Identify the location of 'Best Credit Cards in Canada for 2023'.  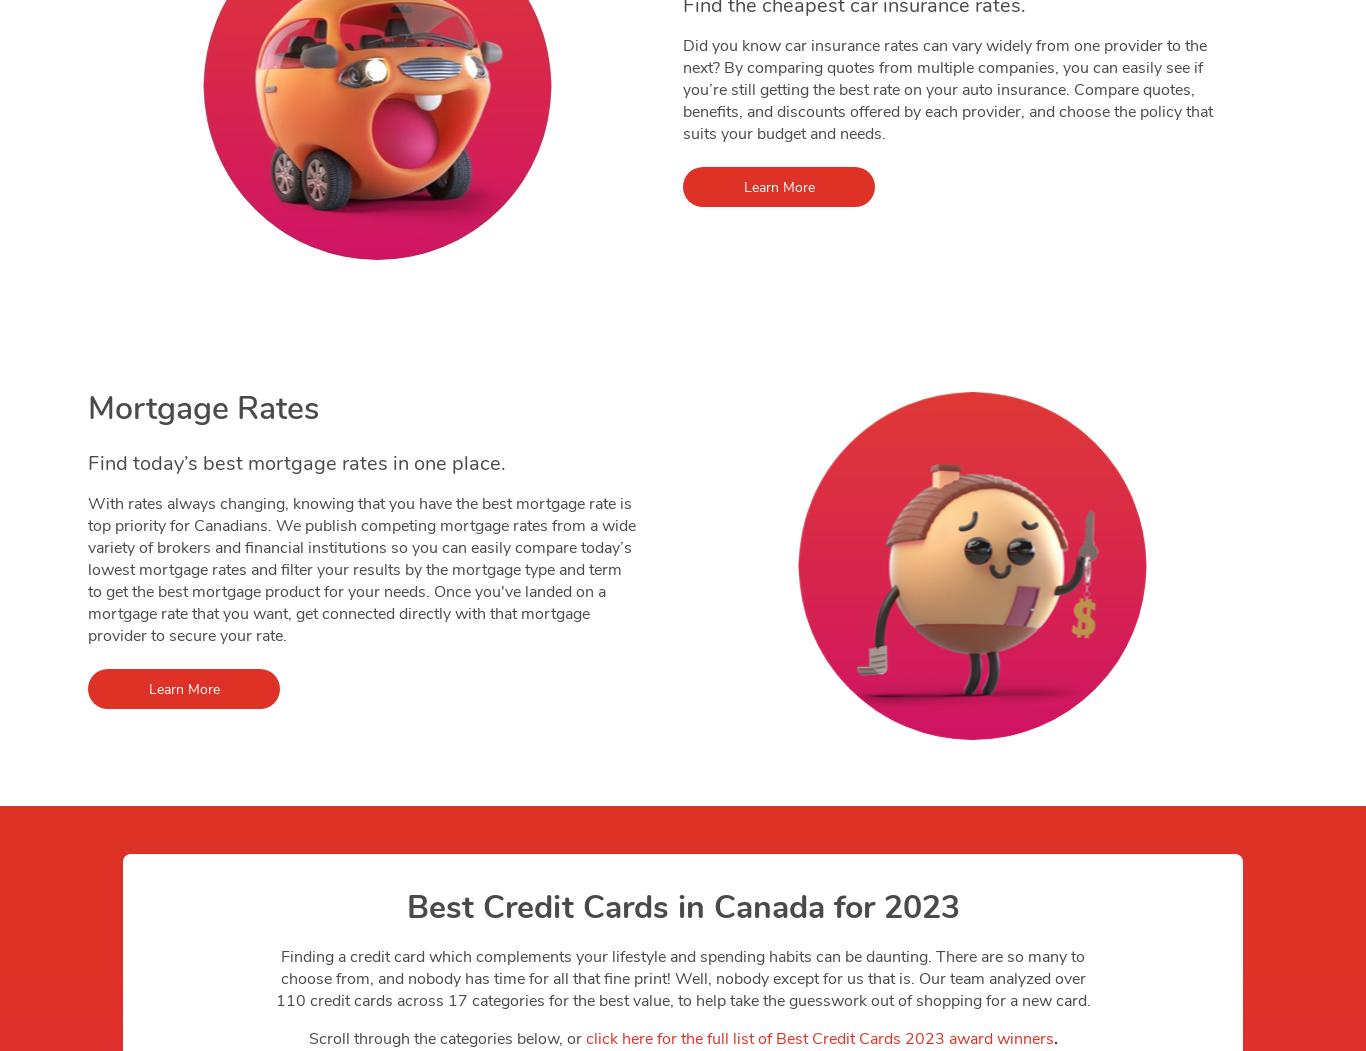
(681, 907).